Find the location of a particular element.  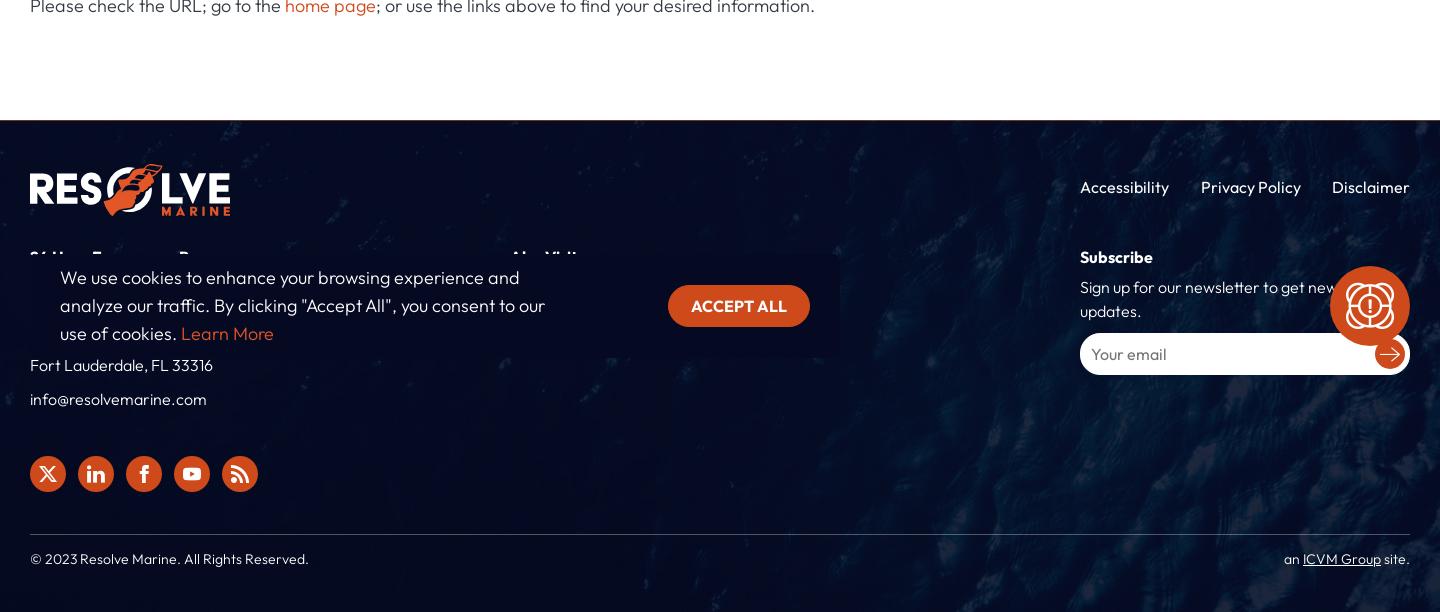

'Accept all' is located at coordinates (738, 306).